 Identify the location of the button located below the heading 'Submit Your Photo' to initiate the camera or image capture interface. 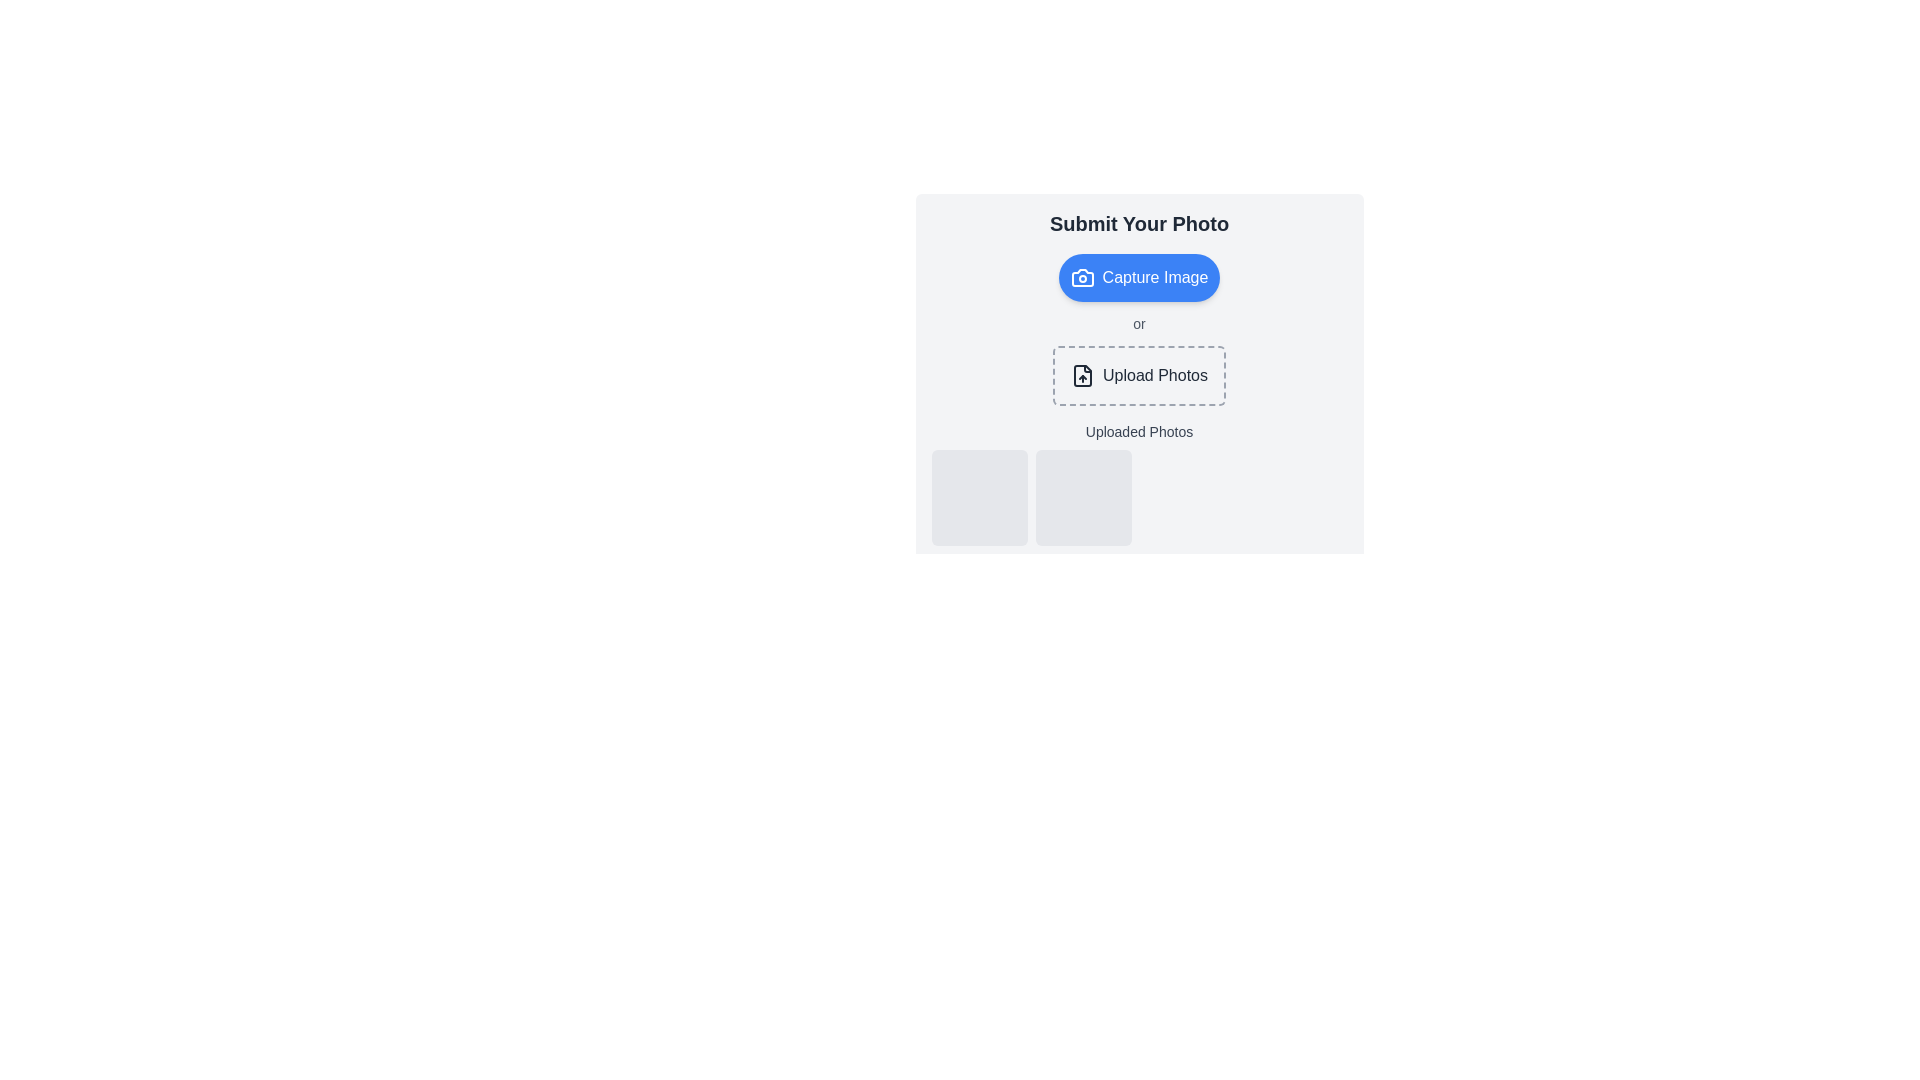
(1139, 277).